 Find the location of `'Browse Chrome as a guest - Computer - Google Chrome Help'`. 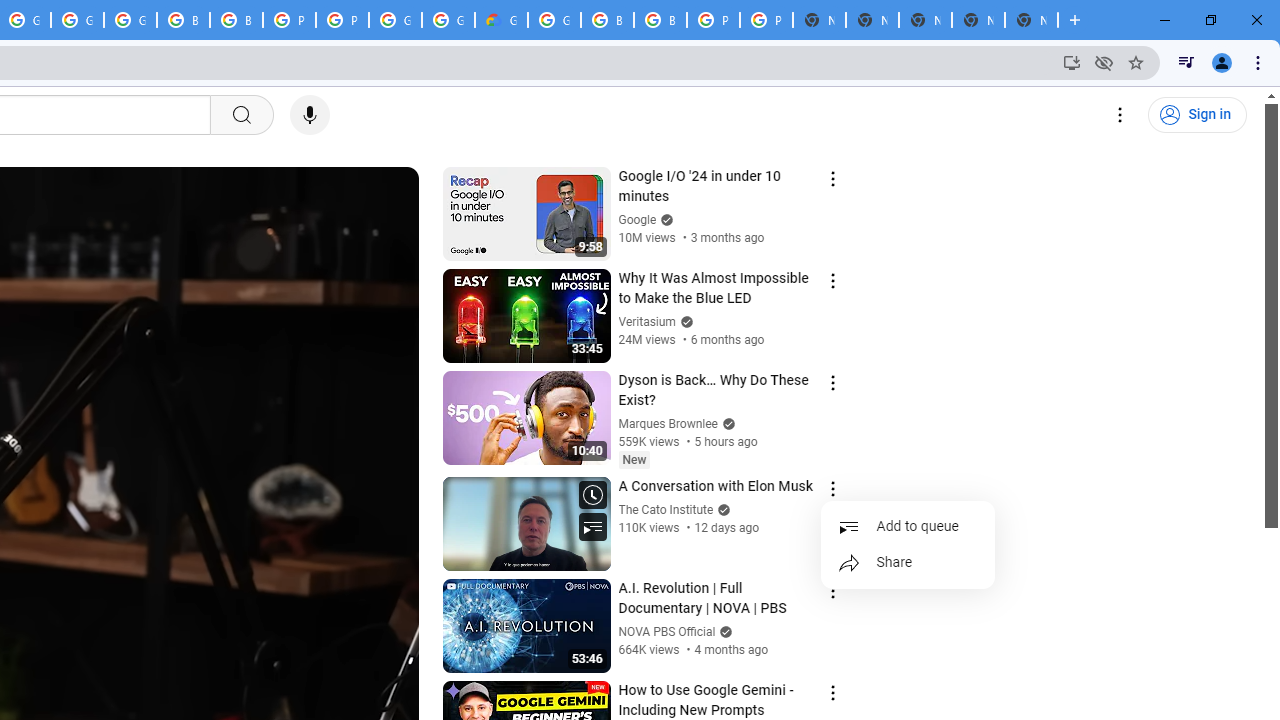

'Browse Chrome as a guest - Computer - Google Chrome Help' is located at coordinates (236, 20).